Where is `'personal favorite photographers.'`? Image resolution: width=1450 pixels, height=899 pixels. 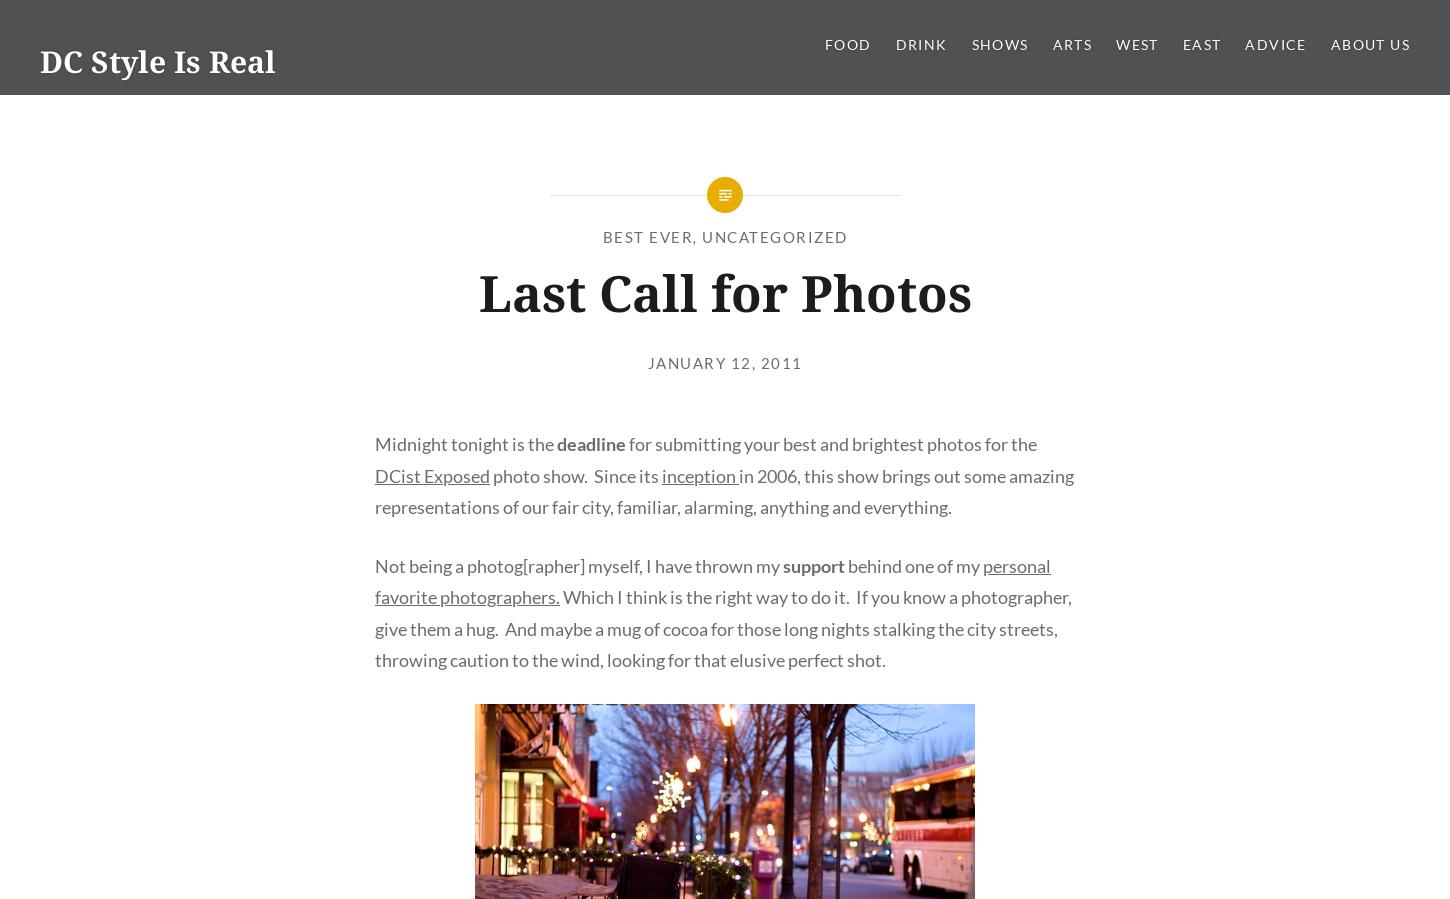
'personal favorite photographers.' is located at coordinates (711, 581).